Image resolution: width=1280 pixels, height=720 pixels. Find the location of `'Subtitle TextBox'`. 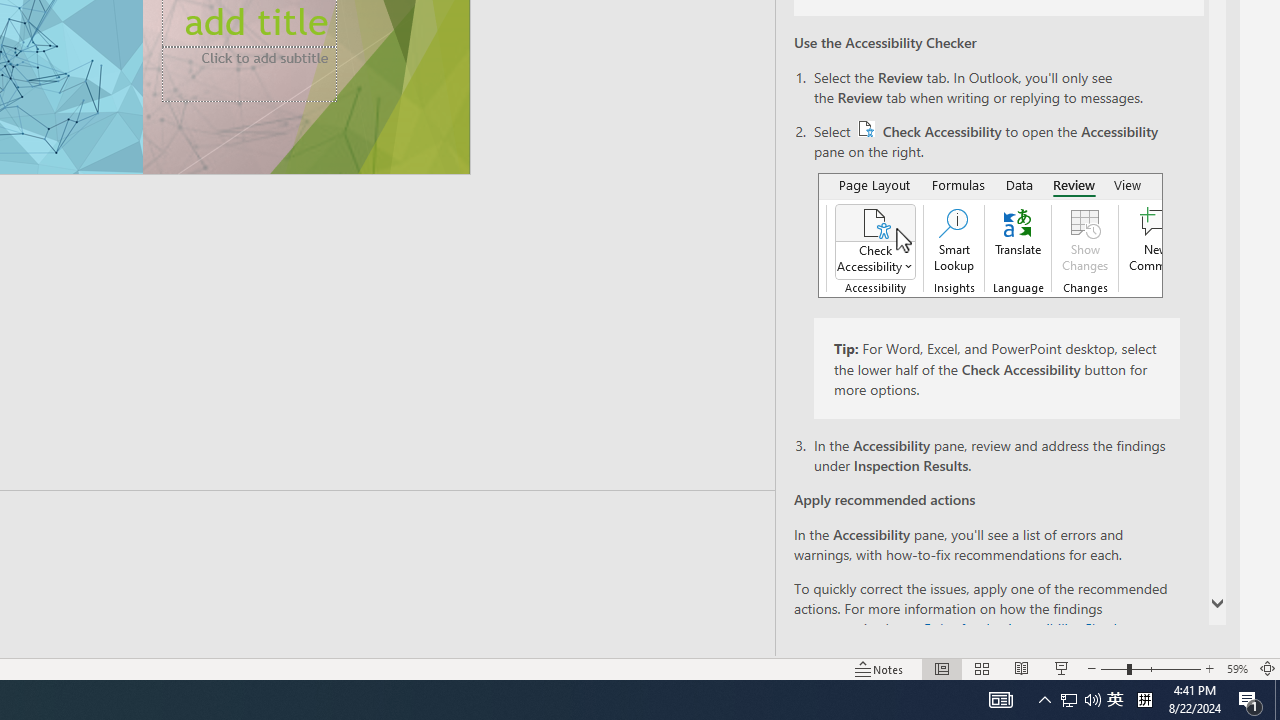

'Subtitle TextBox' is located at coordinates (248, 73).